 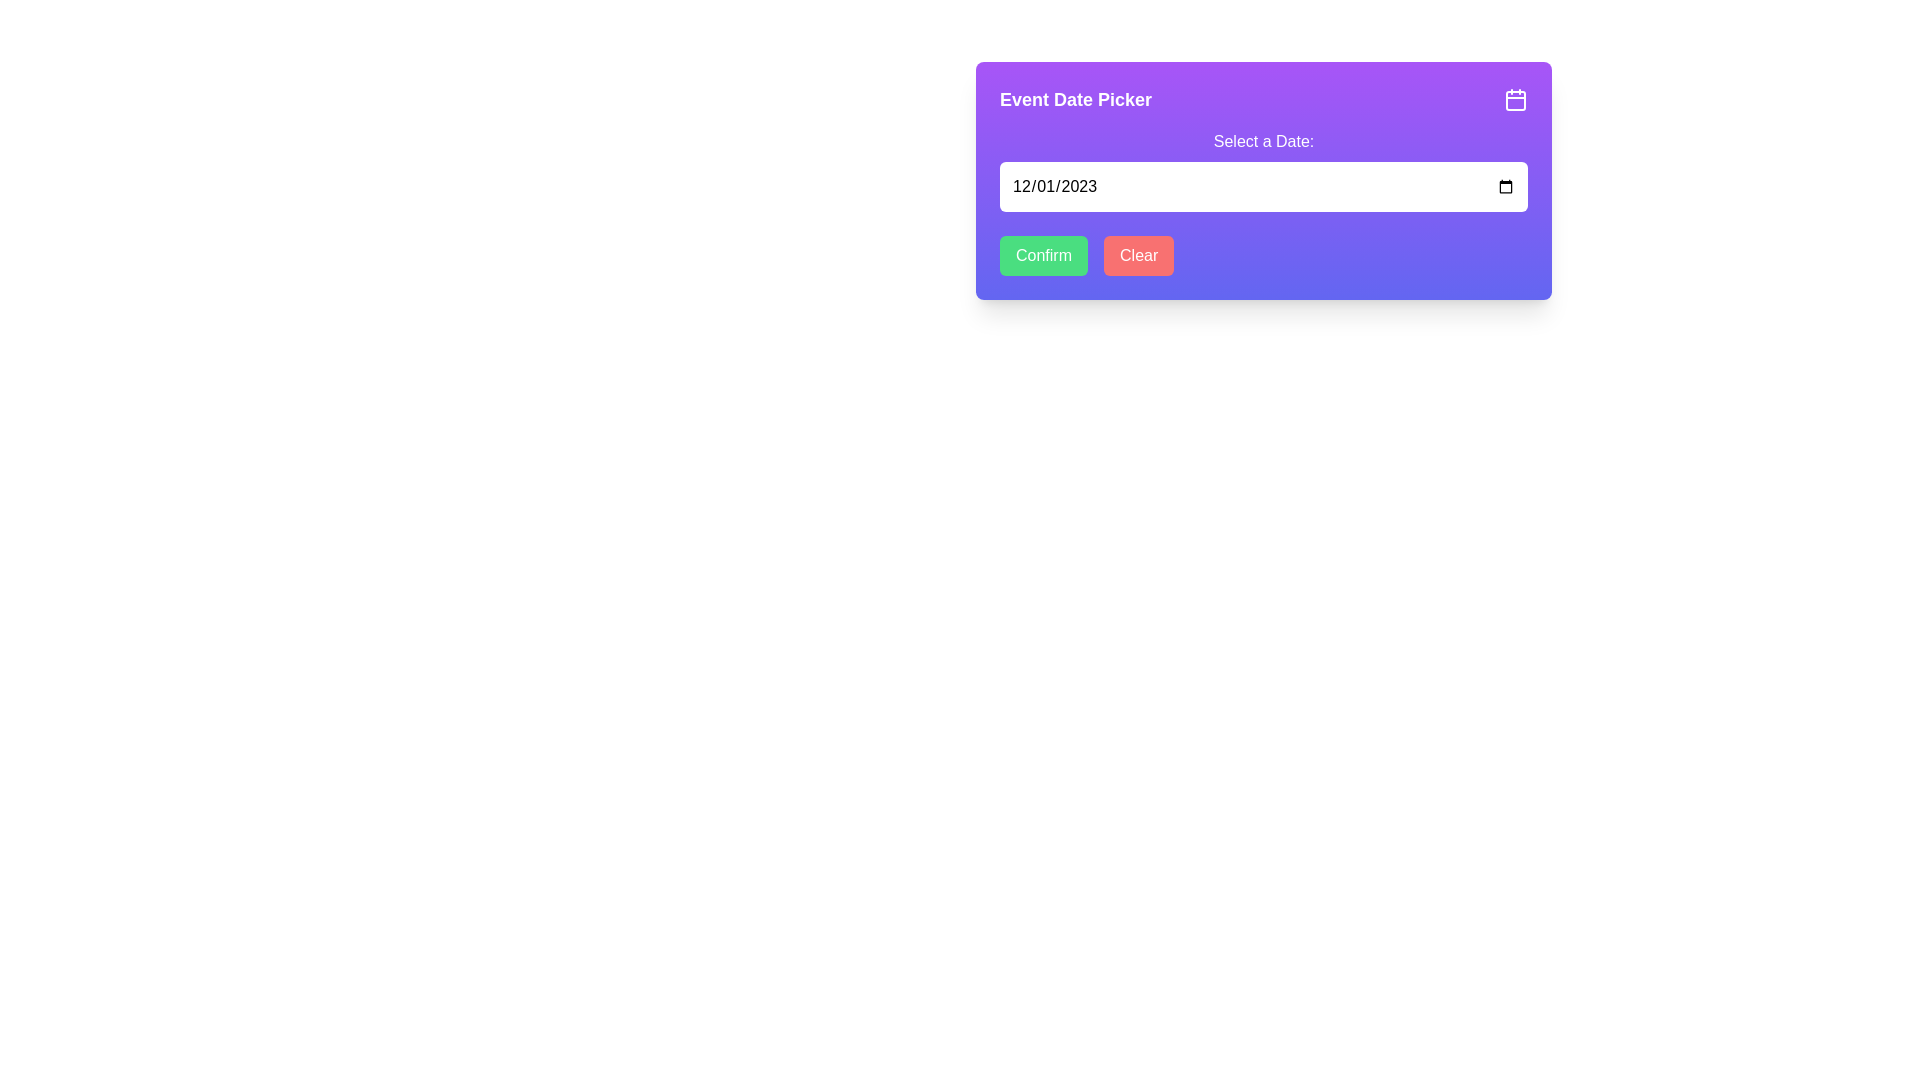 What do you see at coordinates (1262, 141) in the screenshot?
I see `text of the Label that informs users about the date input field located below it` at bounding box center [1262, 141].